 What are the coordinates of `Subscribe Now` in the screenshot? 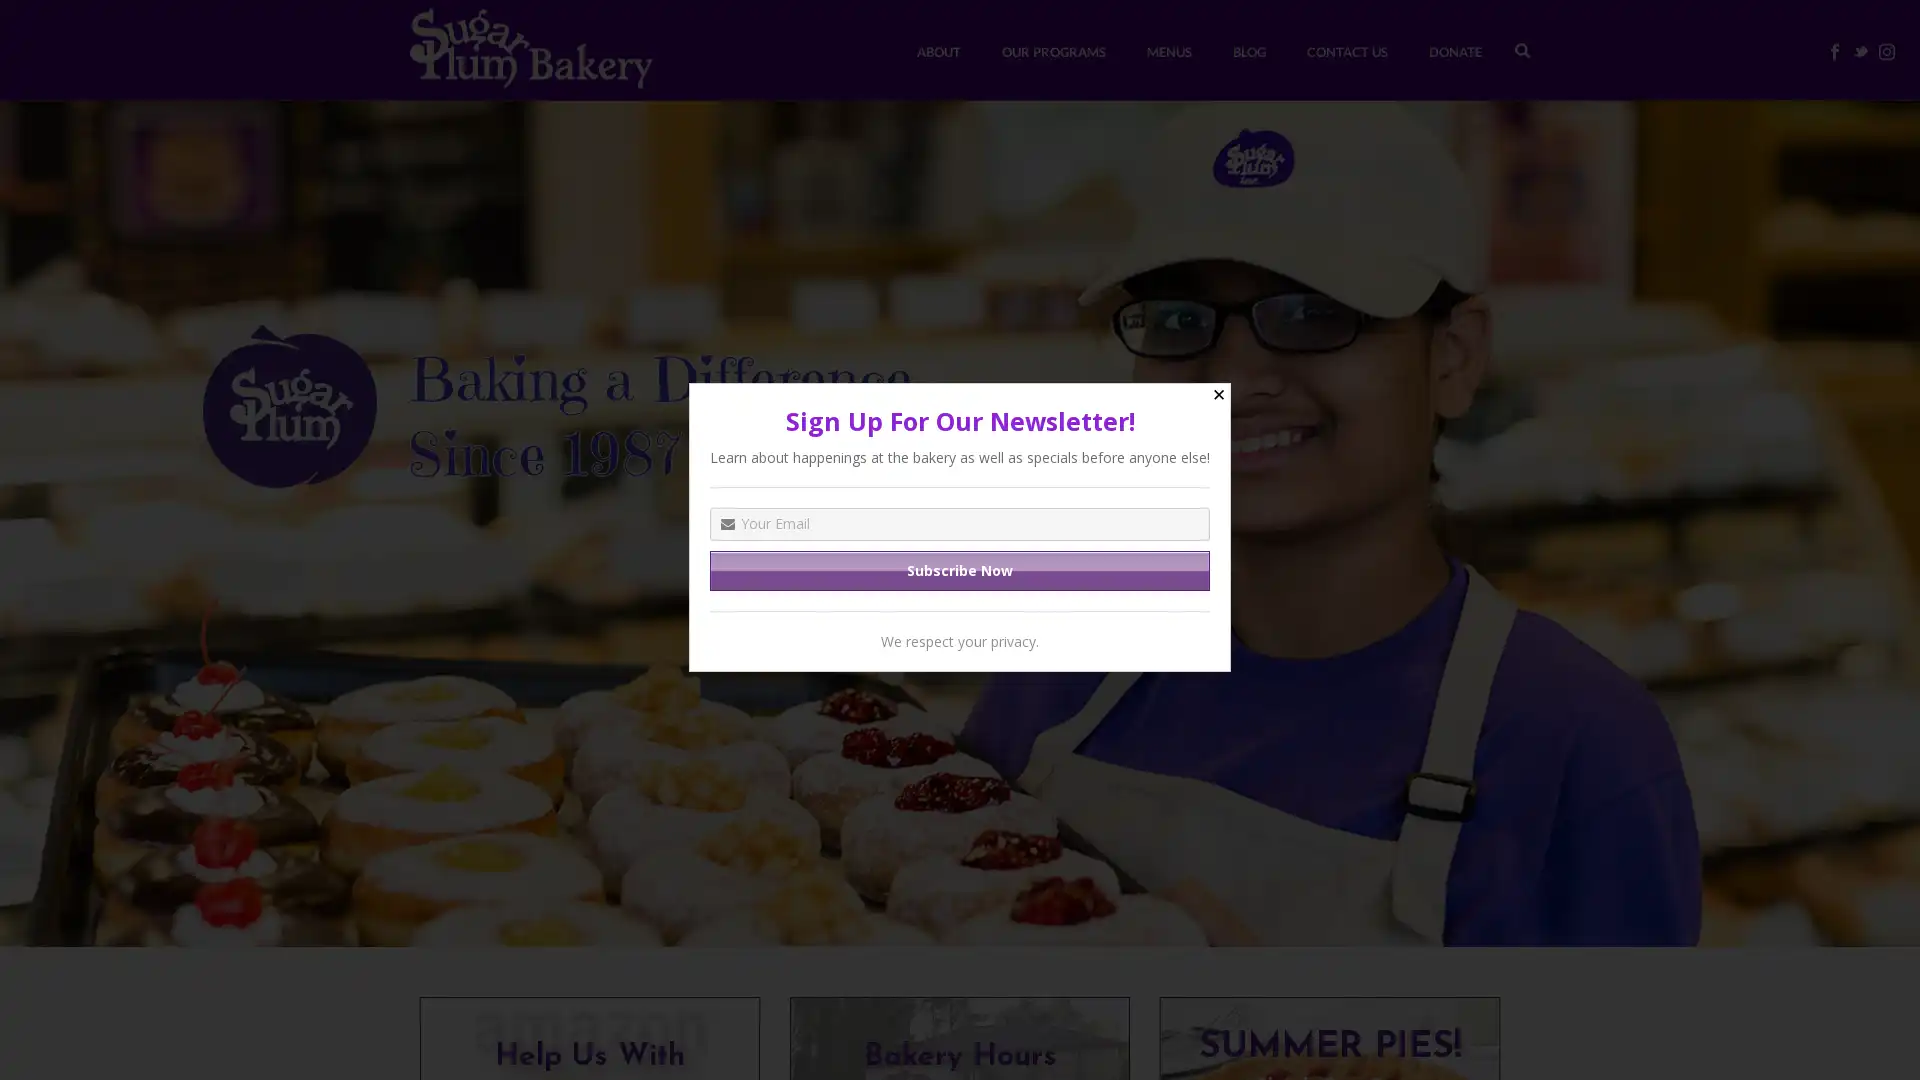 It's located at (960, 570).